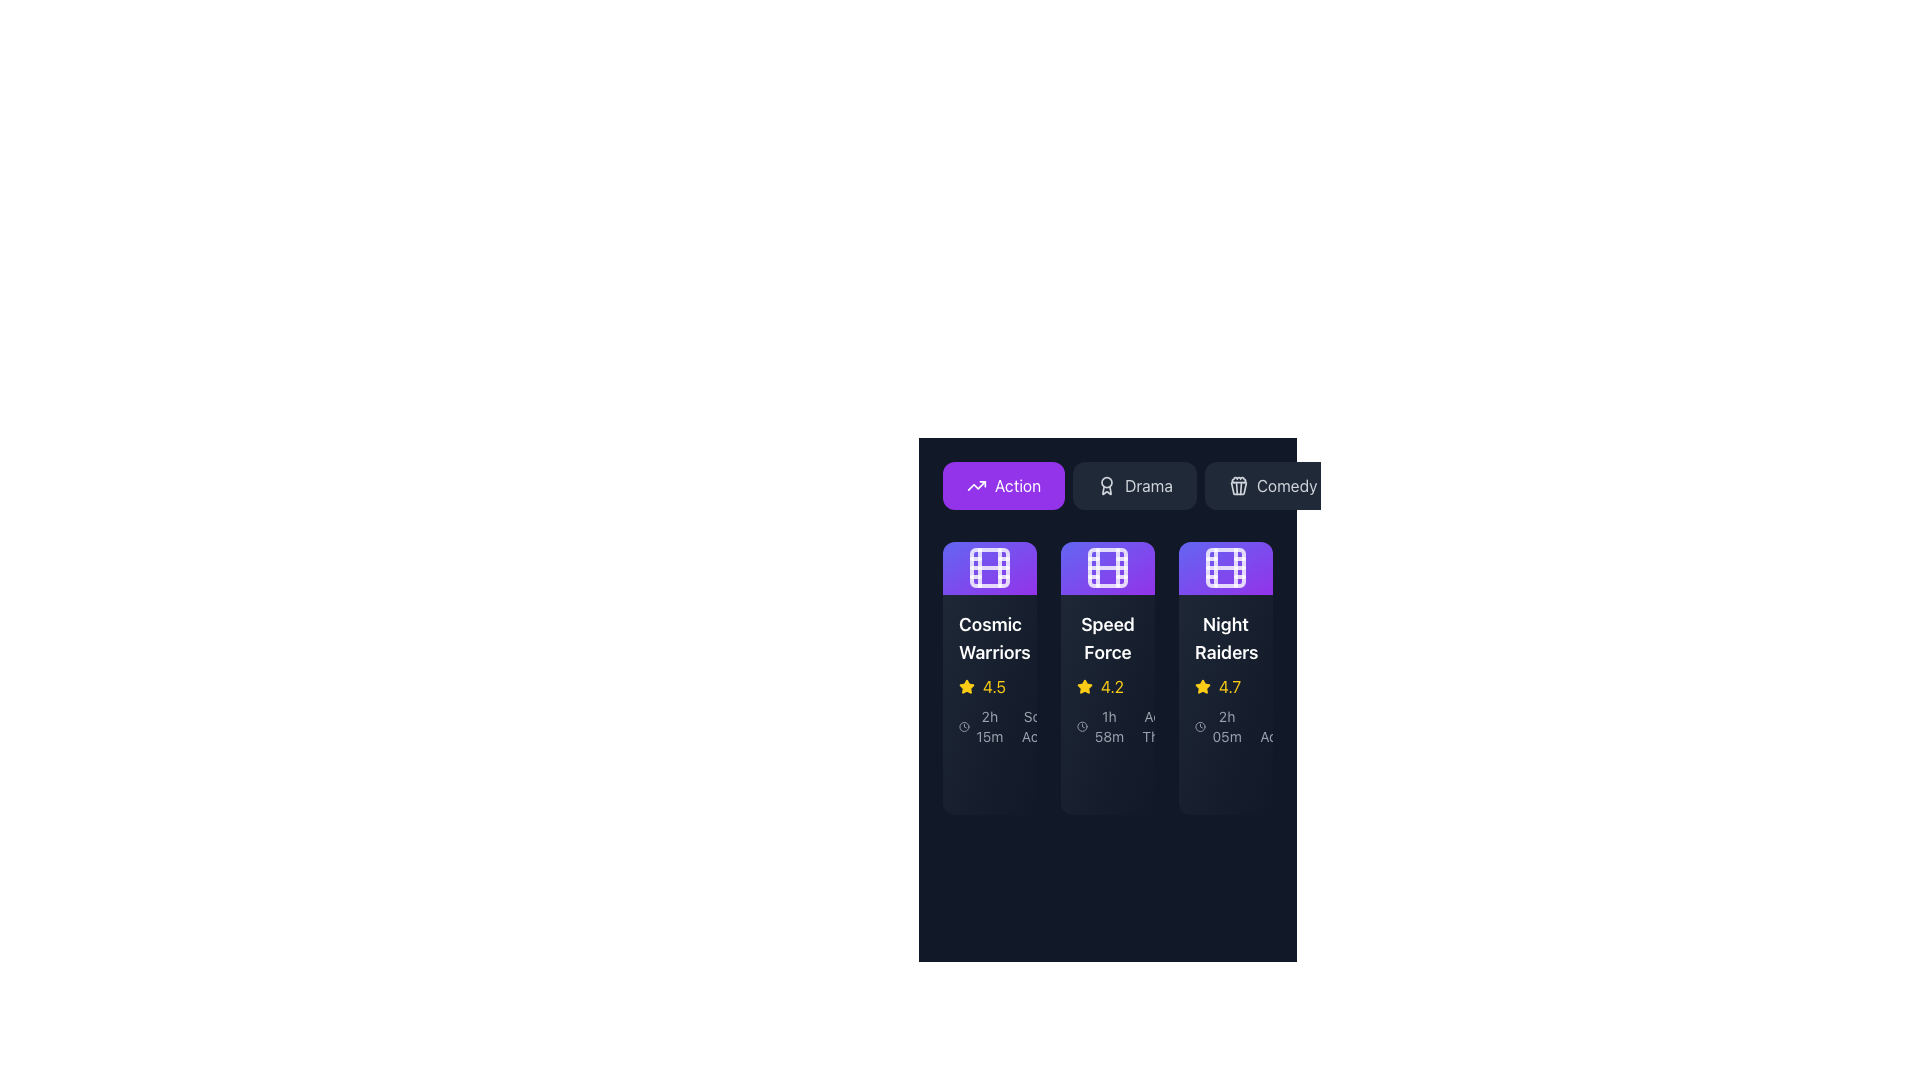  Describe the element at coordinates (1106, 486) in the screenshot. I see `the circular badge-like icon above the text 'Drama', which is styled with intricate details and located in the second position among its sibling category buttons` at that location.